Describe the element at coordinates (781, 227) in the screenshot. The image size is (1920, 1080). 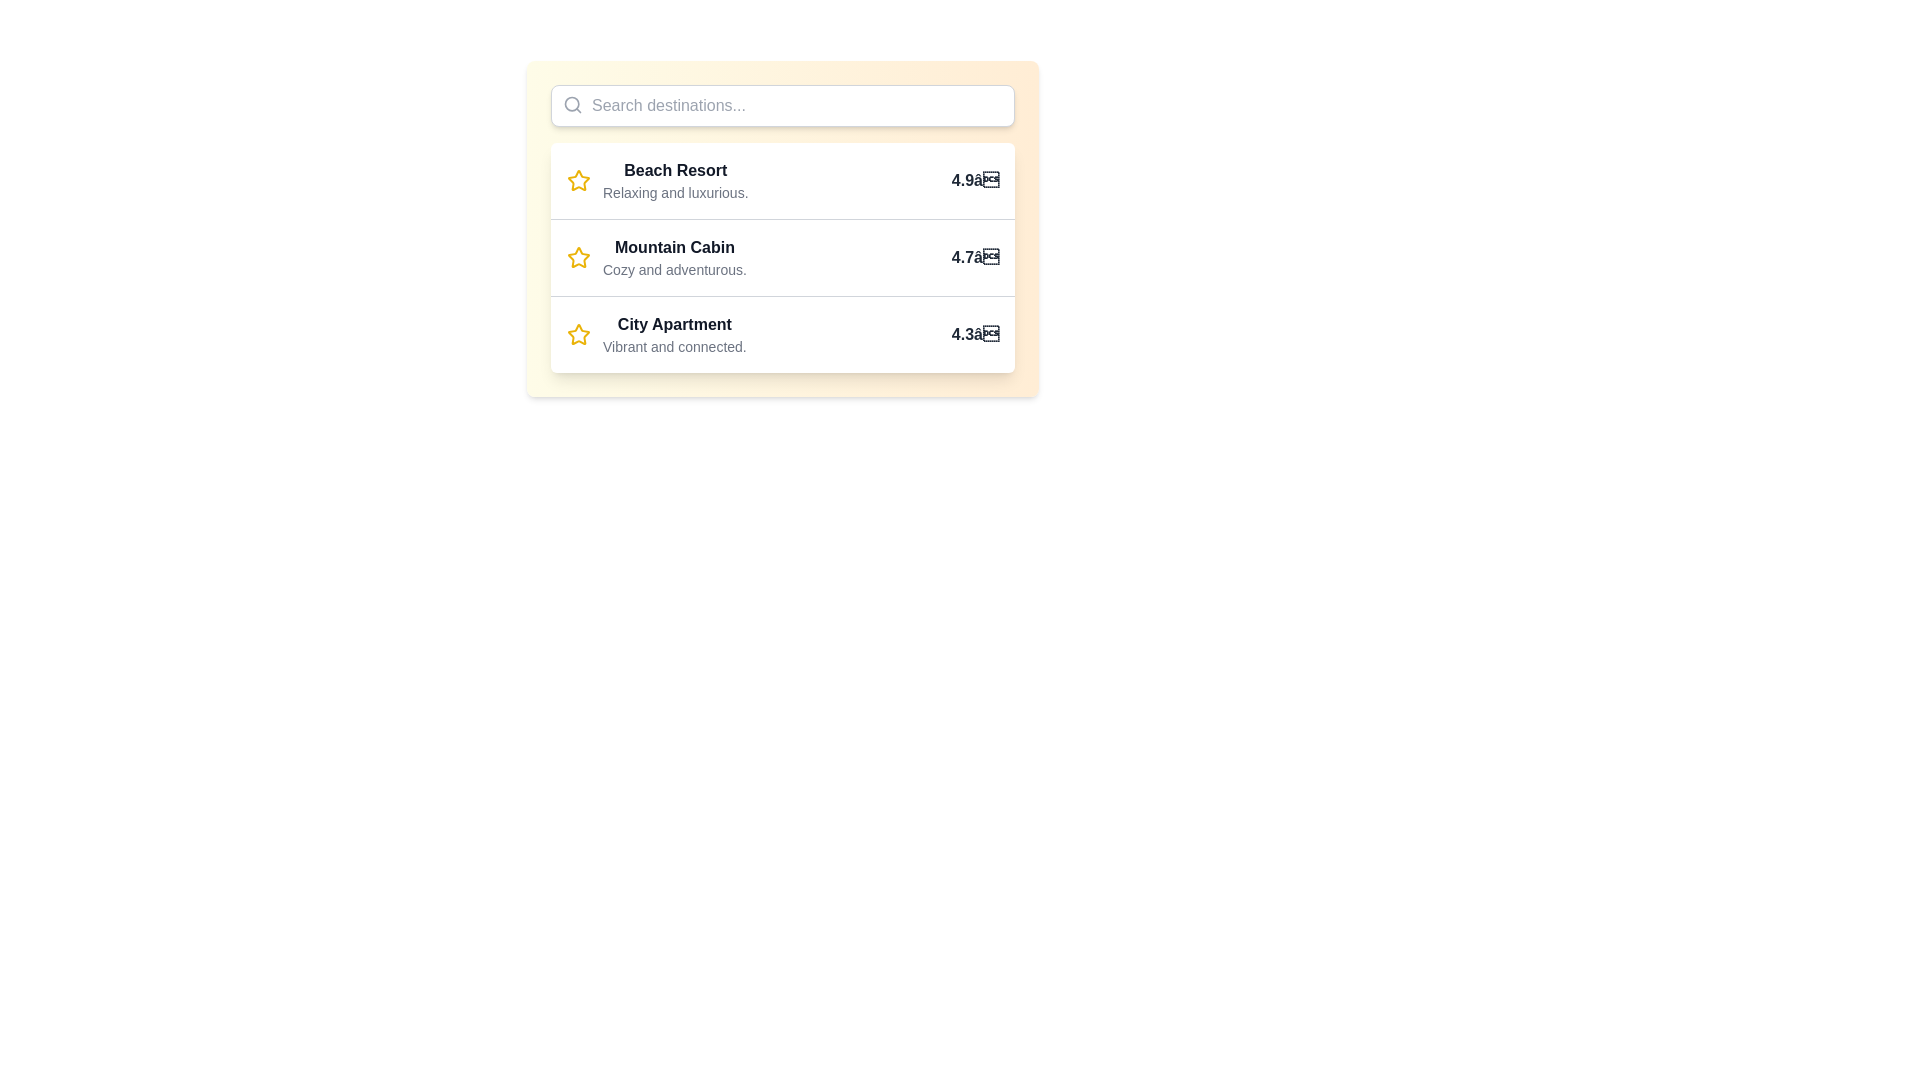
I see `the informational card that presents details about a specific property, positioned as the second item in a vertically arranged list of three cards, for more details` at that location.